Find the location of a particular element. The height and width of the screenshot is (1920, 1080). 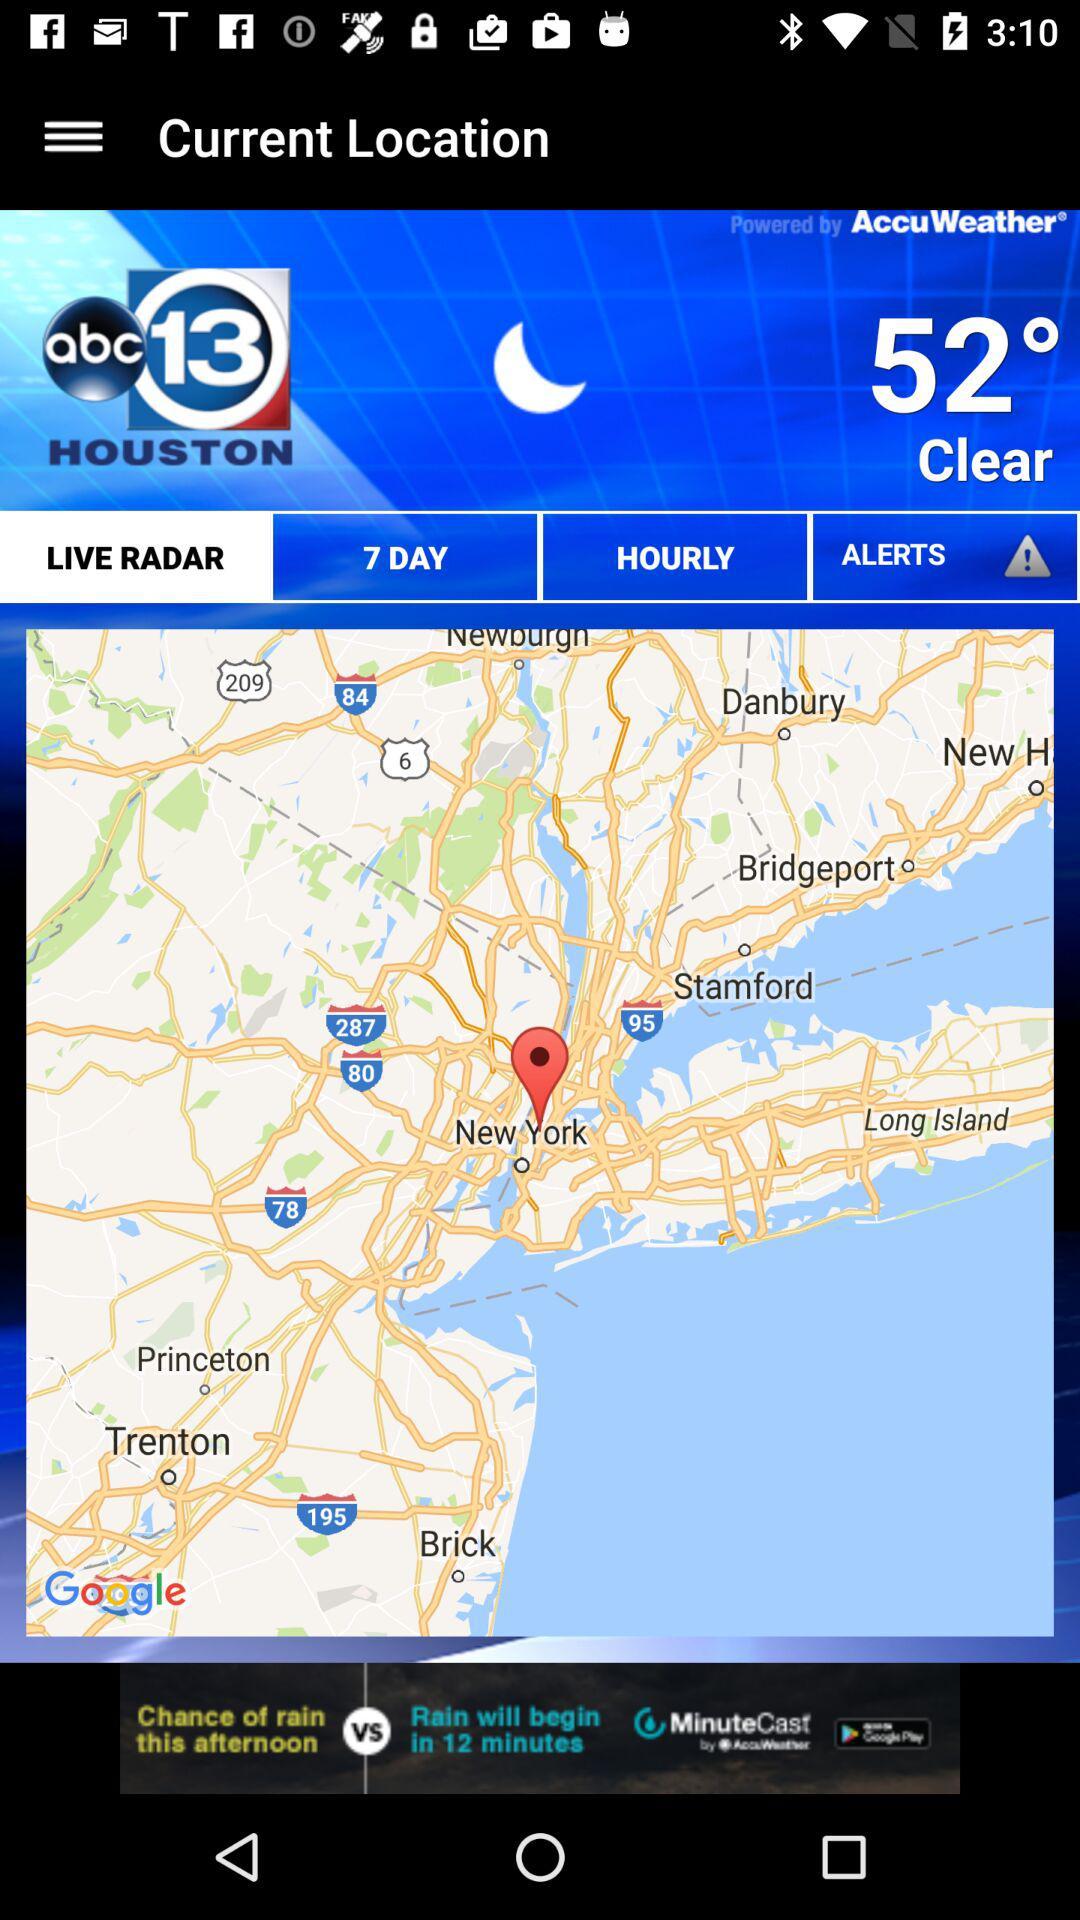

opens a advertisement is located at coordinates (540, 1727).